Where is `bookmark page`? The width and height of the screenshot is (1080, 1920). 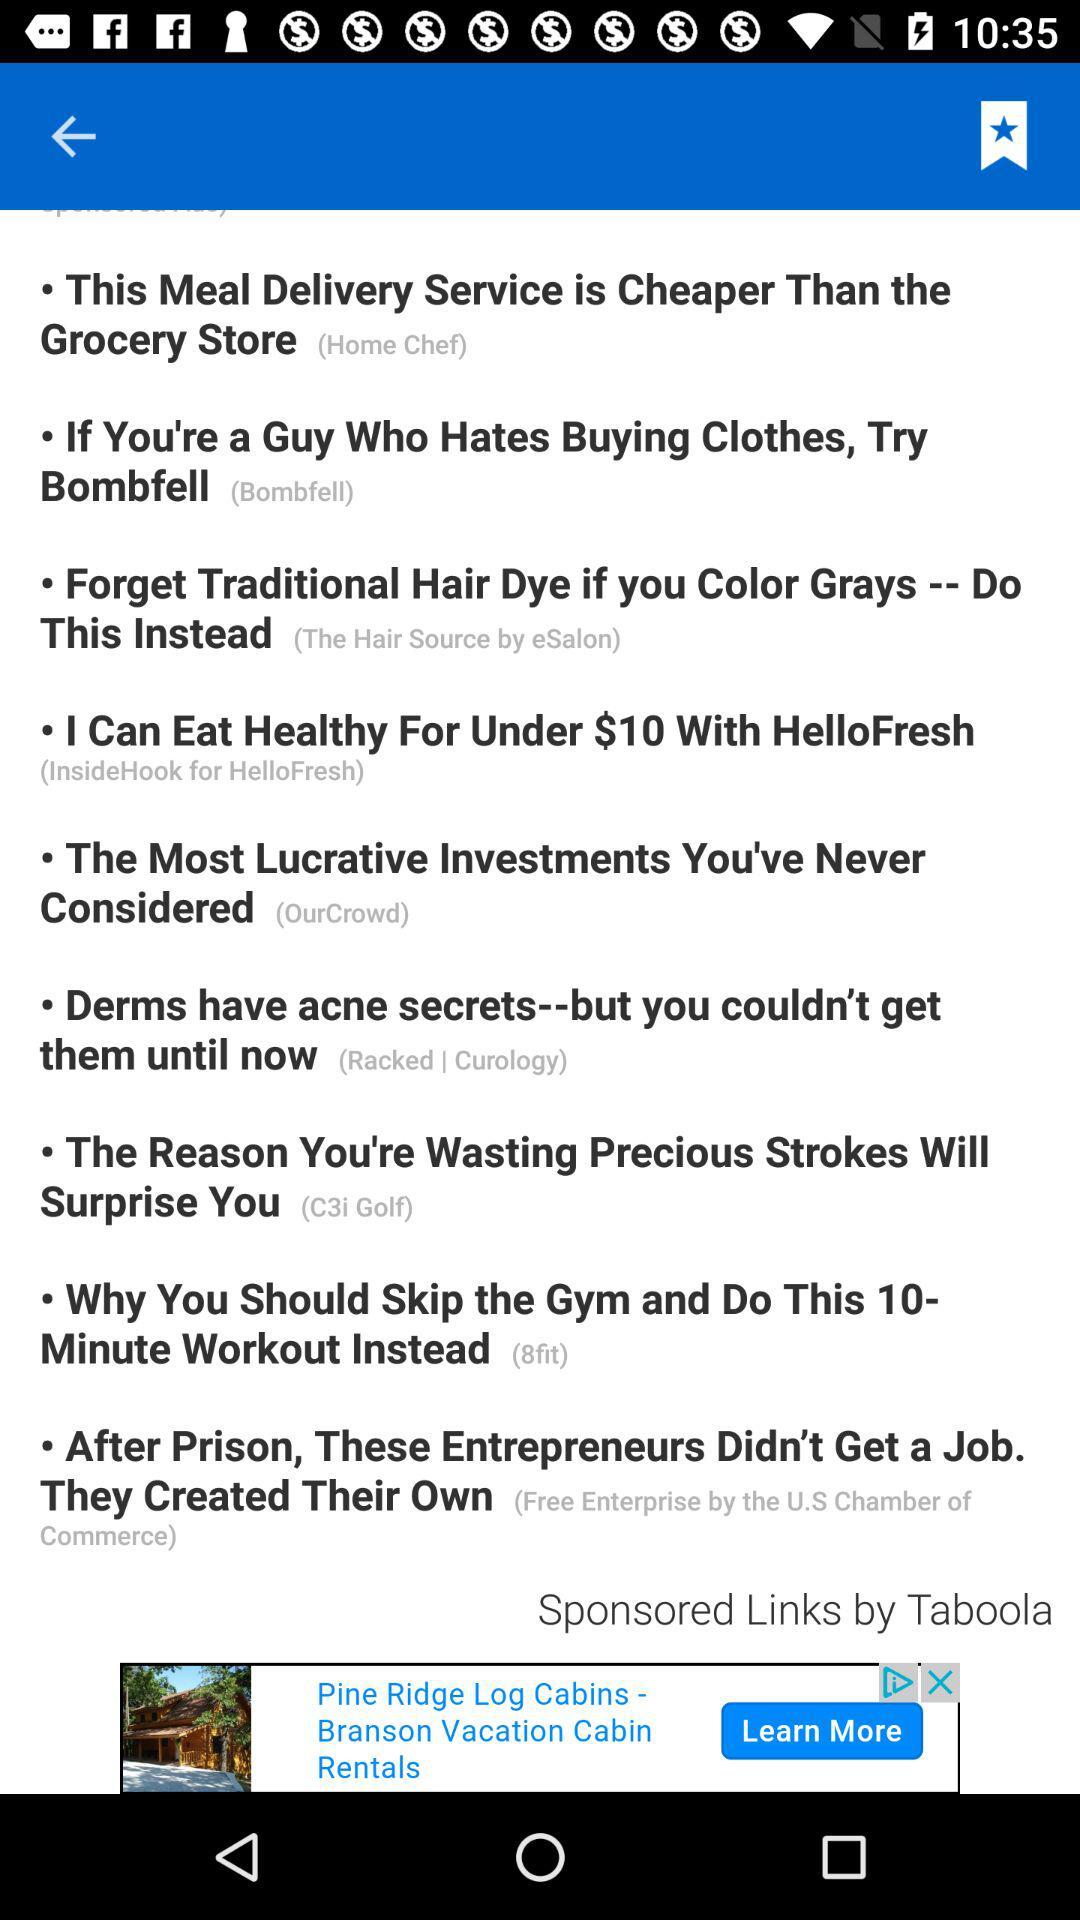
bookmark page is located at coordinates (1004, 135).